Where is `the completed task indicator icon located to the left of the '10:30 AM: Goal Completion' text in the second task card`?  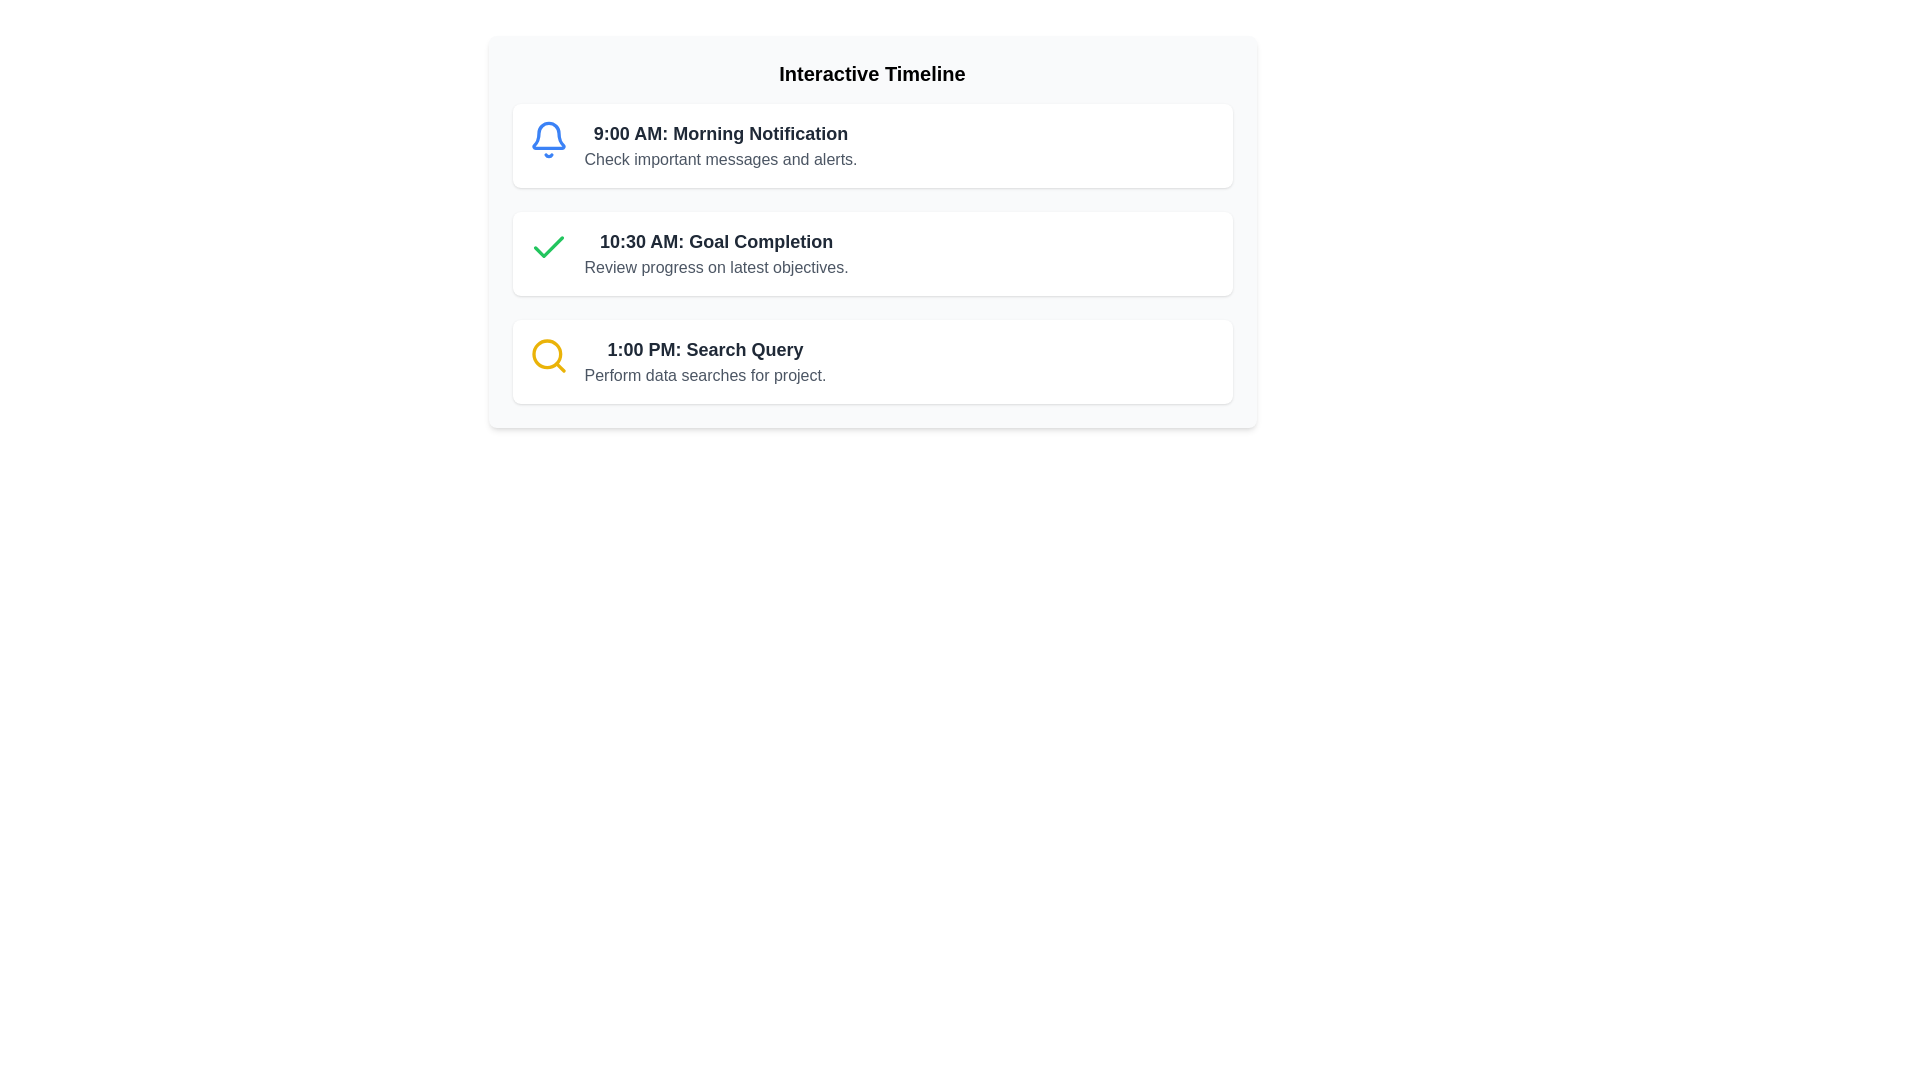
the completed task indicator icon located to the left of the '10:30 AM: Goal Completion' text in the second task card is located at coordinates (548, 246).